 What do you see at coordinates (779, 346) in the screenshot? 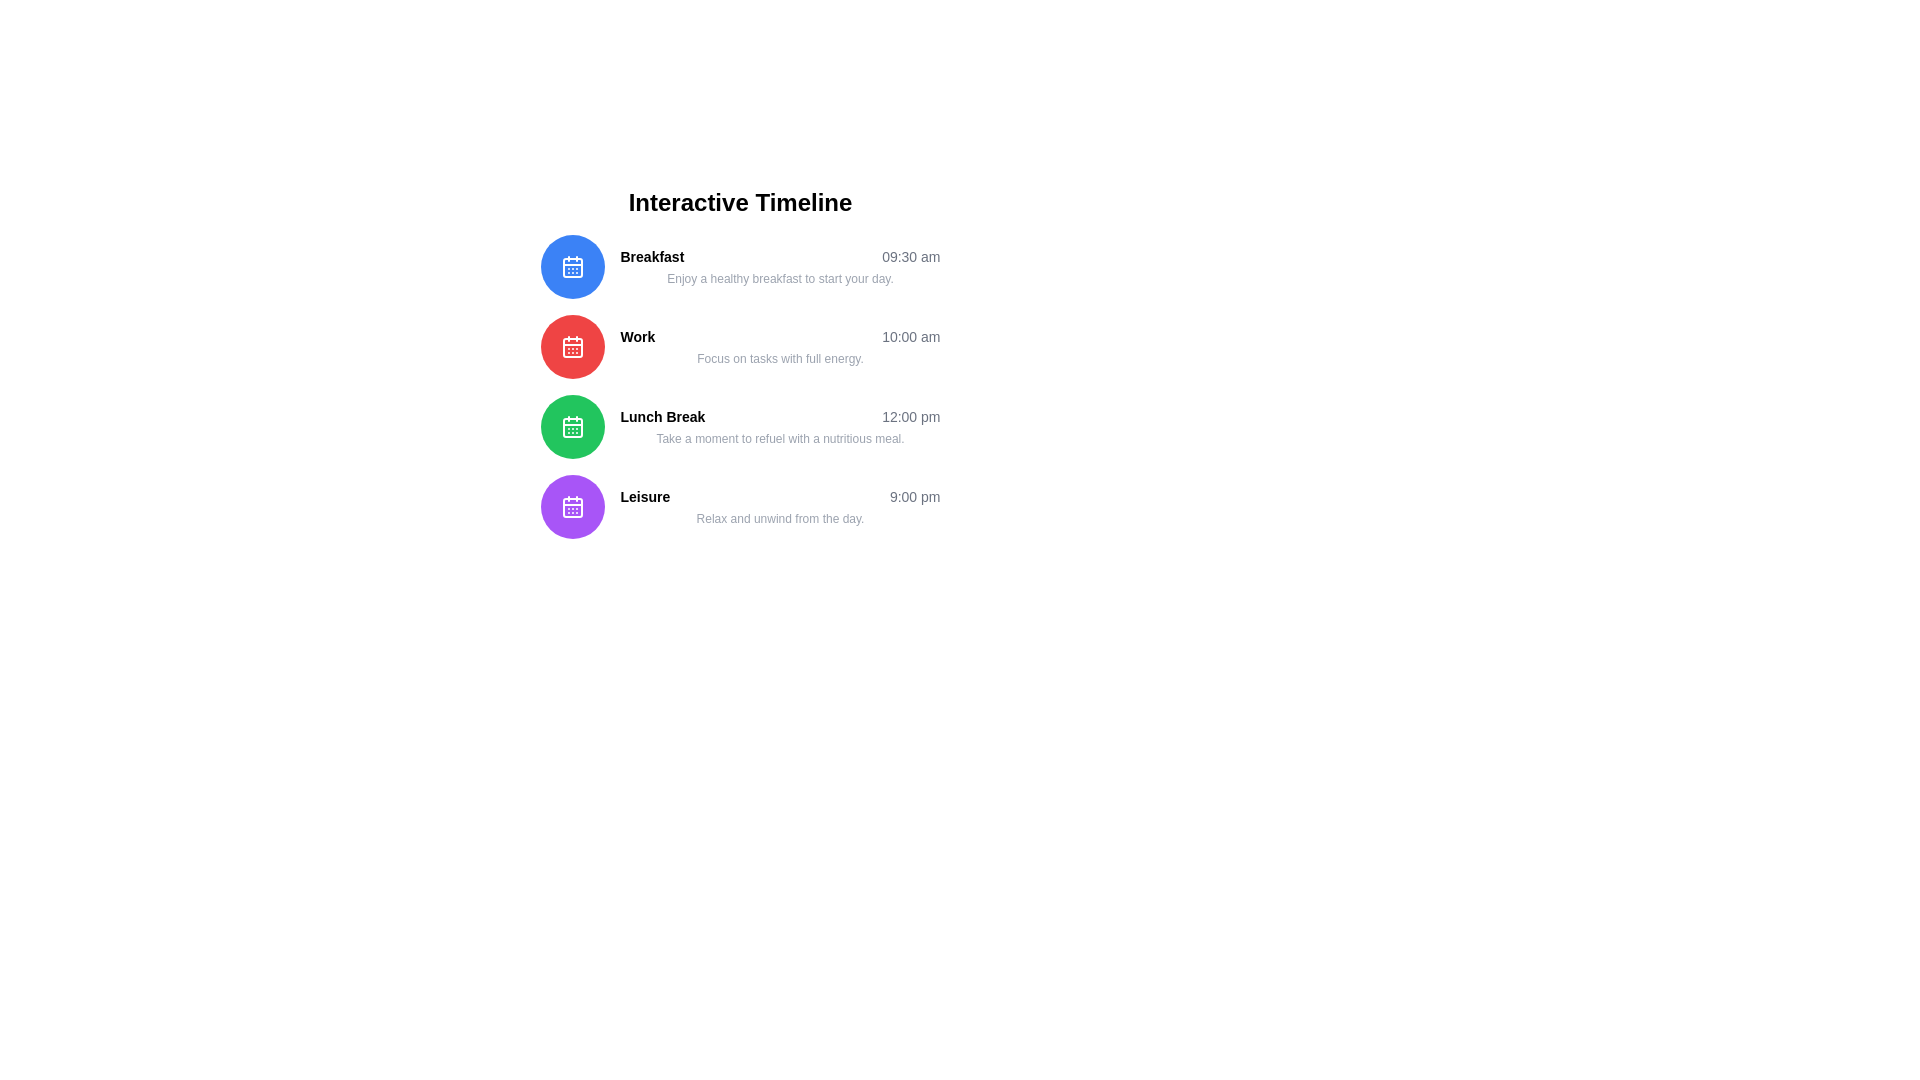
I see `the second list item containing the text 'Work' and 'Focus on tasks with full energy.'` at bounding box center [779, 346].